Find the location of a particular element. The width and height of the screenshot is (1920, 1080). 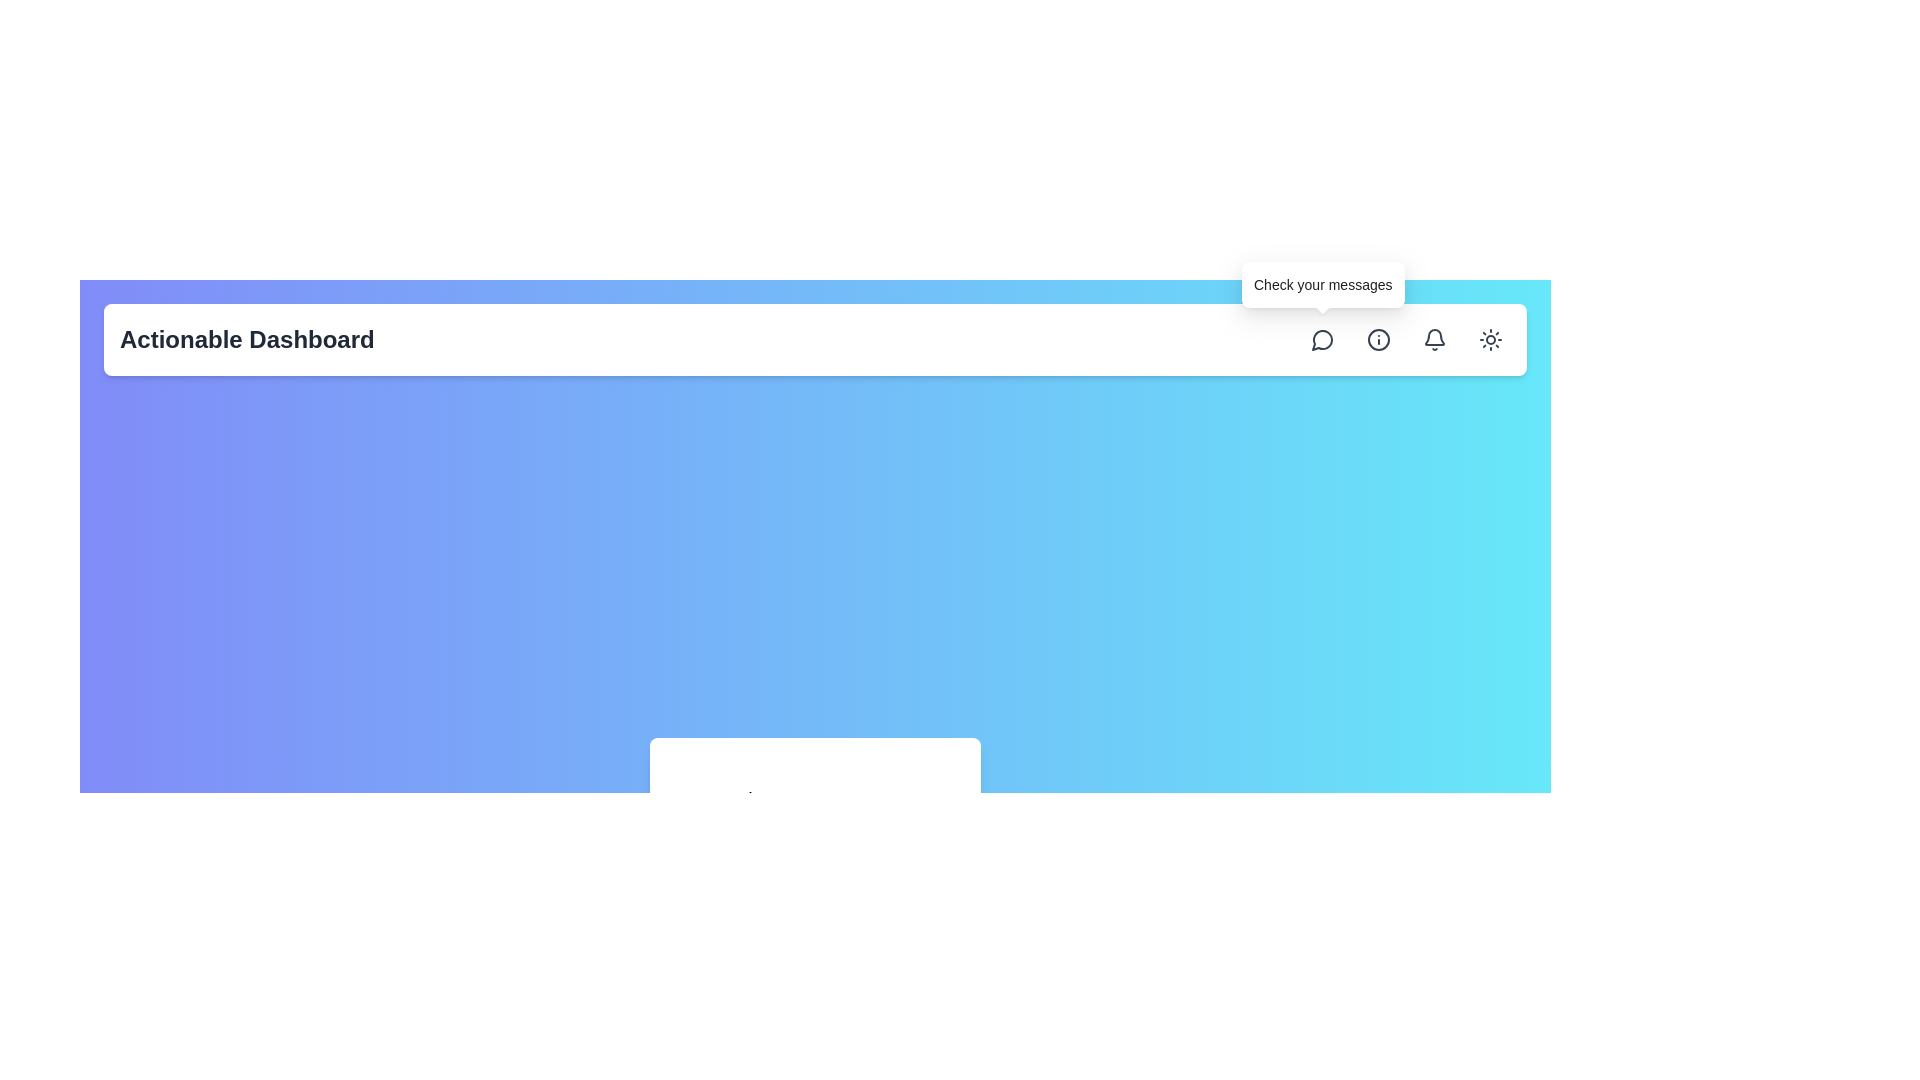

the speech bubble icon located in the top-right corner of the interface, which serves is located at coordinates (1322, 339).